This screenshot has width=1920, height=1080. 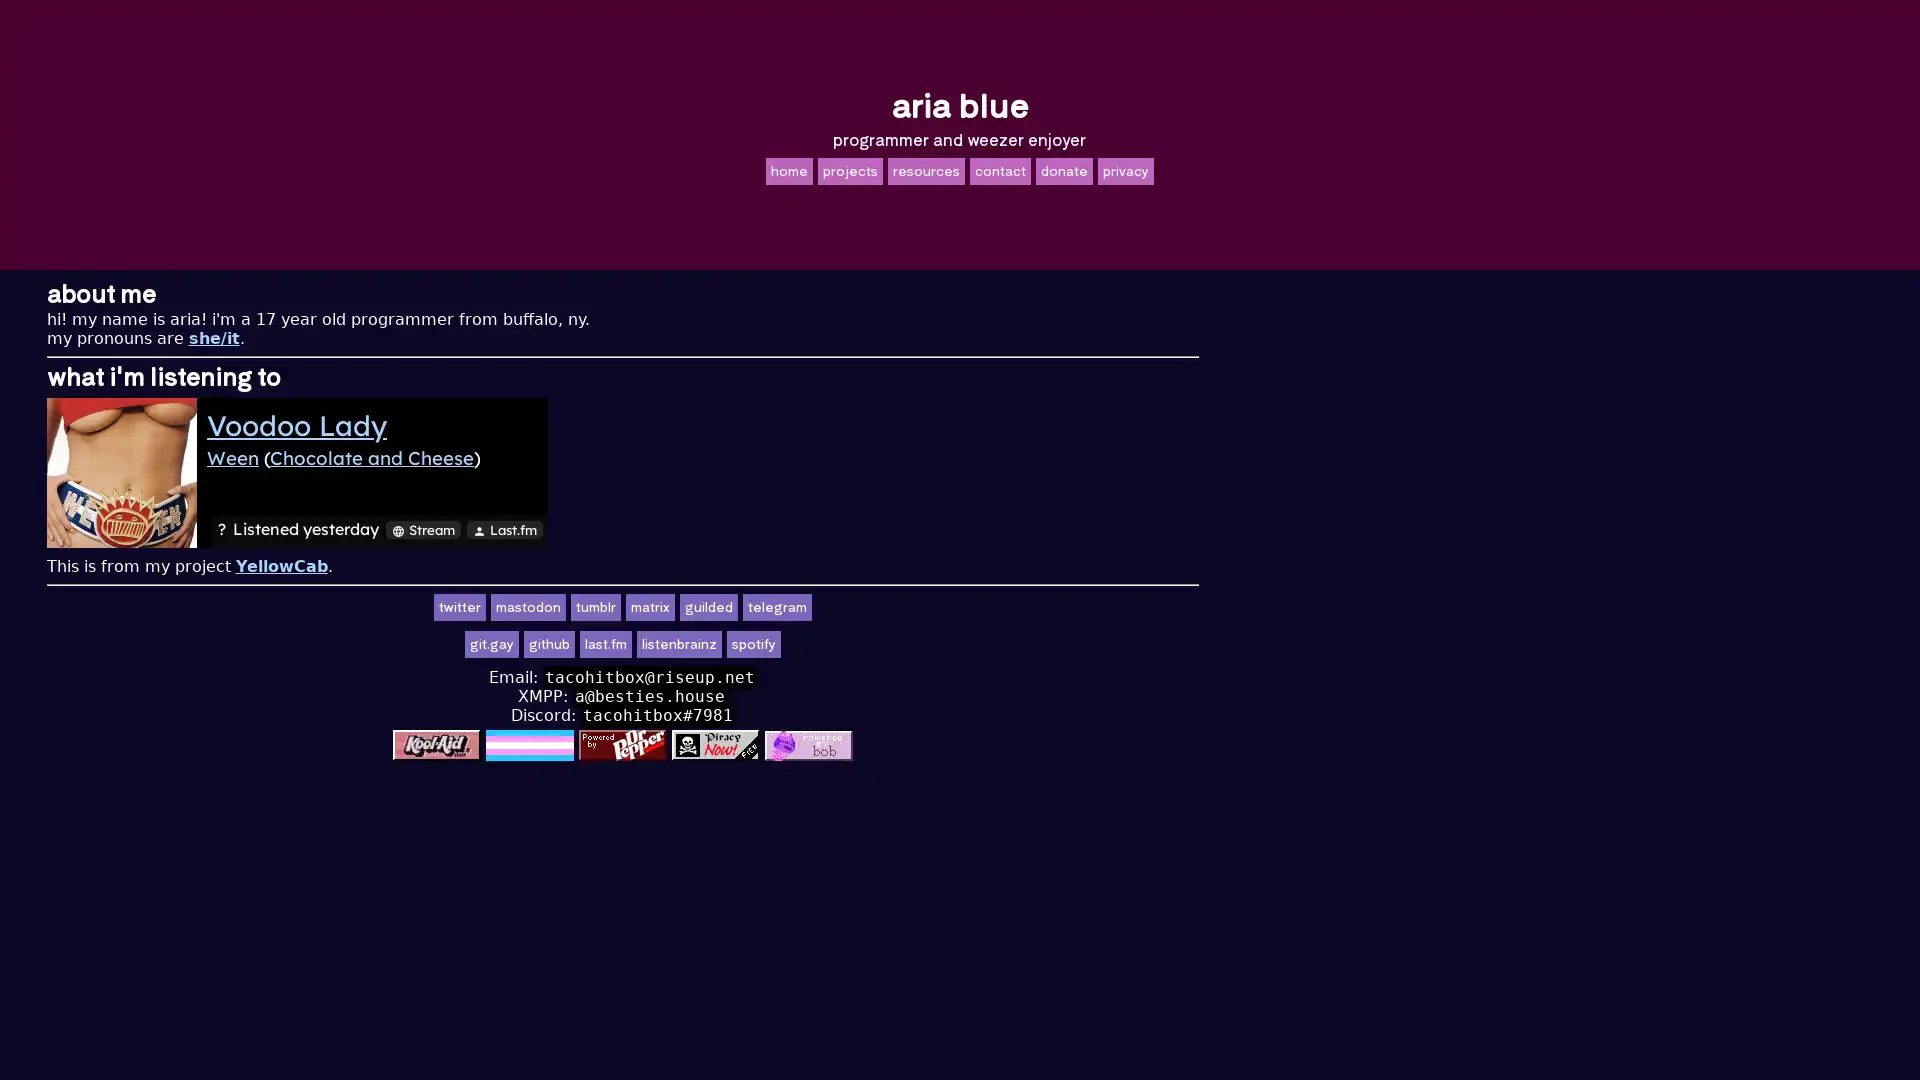 I want to click on spotify, so click(x=1089, y=644).